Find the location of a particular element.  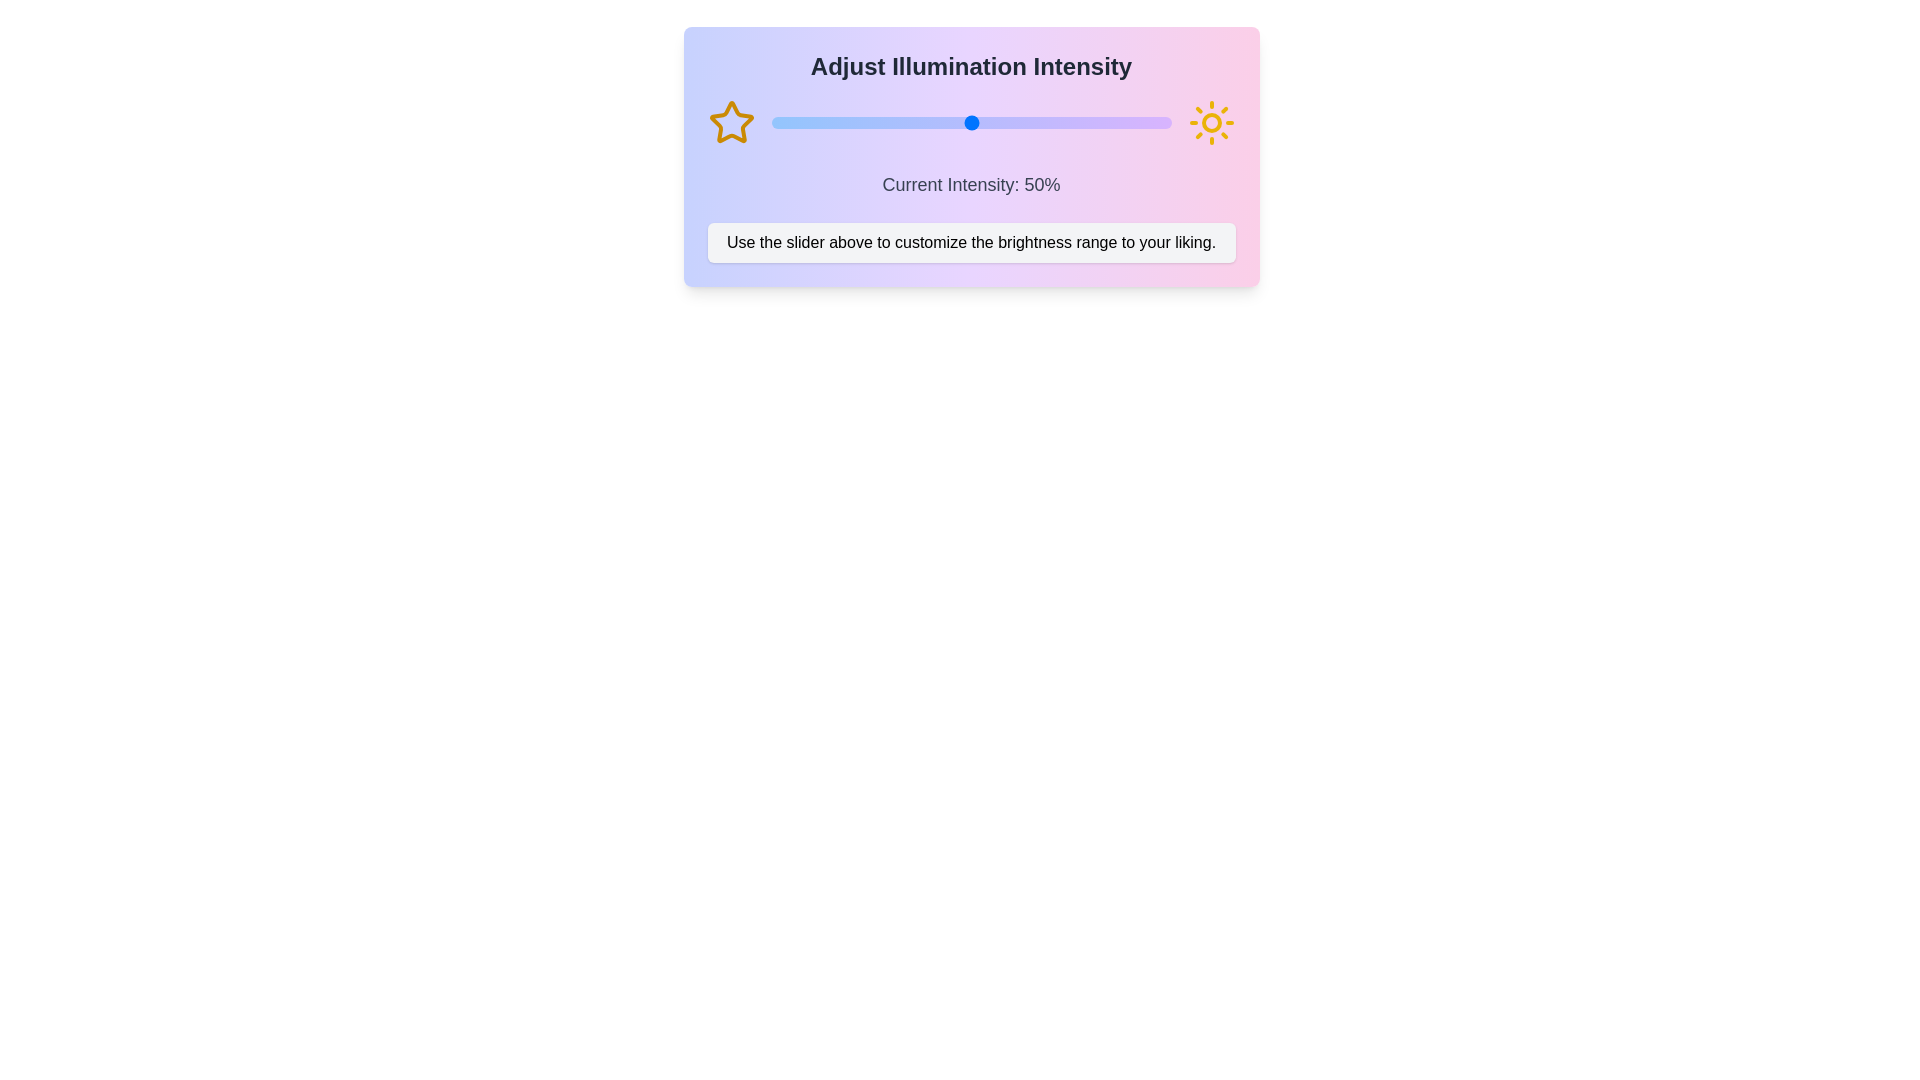

the slider to set the intensity to 10% is located at coordinates (811, 123).